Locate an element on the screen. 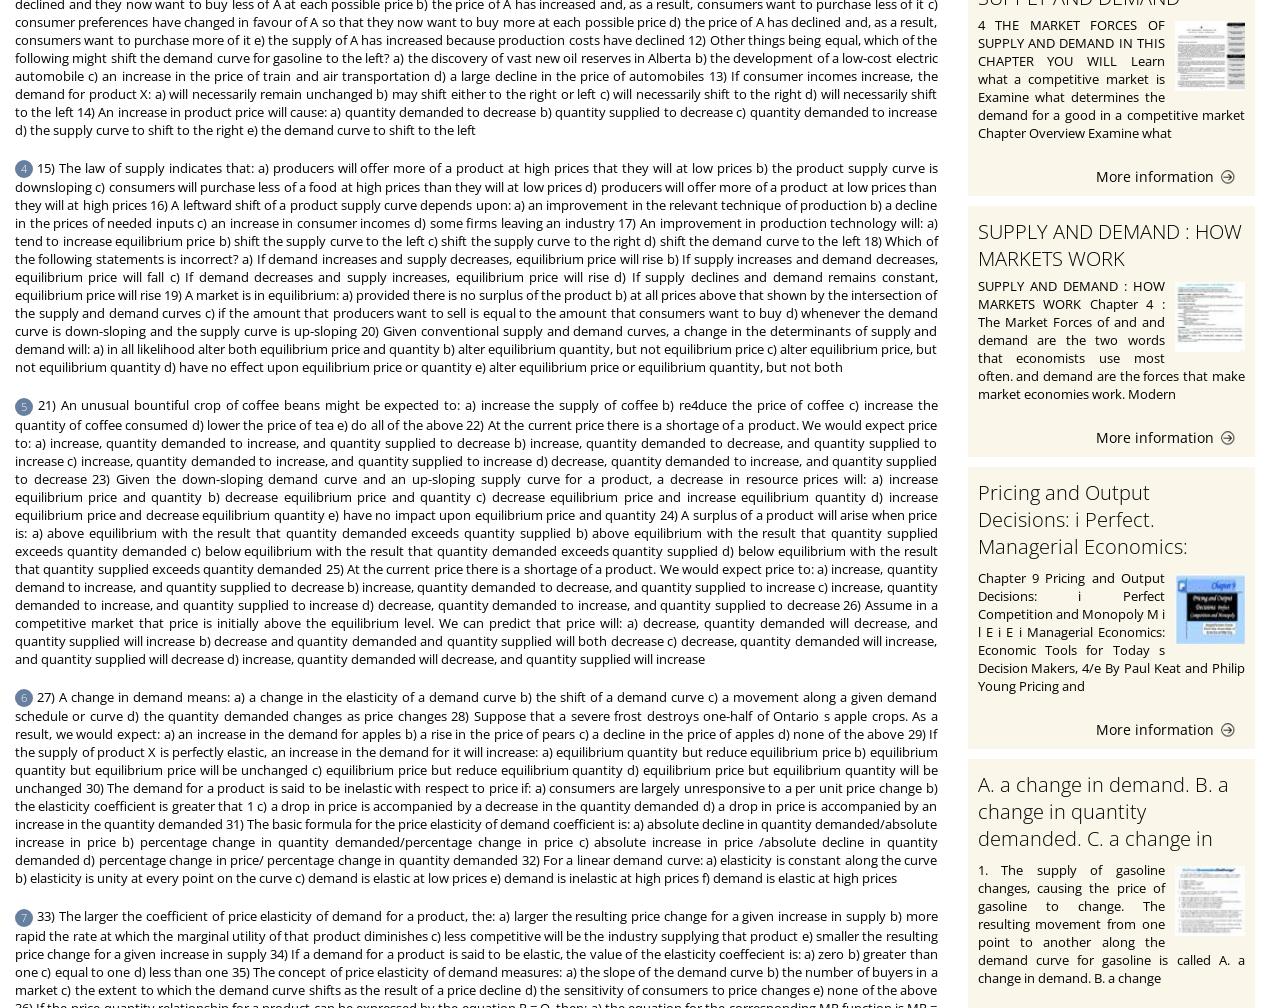  'SUPPLY AND DEMAND : HOW MARKETS WORK Chapter 4 : The Market Forces of and and demand are the two words that economists use most often. and demand are the forces that make market economies work. Modern' is located at coordinates (1110, 338).